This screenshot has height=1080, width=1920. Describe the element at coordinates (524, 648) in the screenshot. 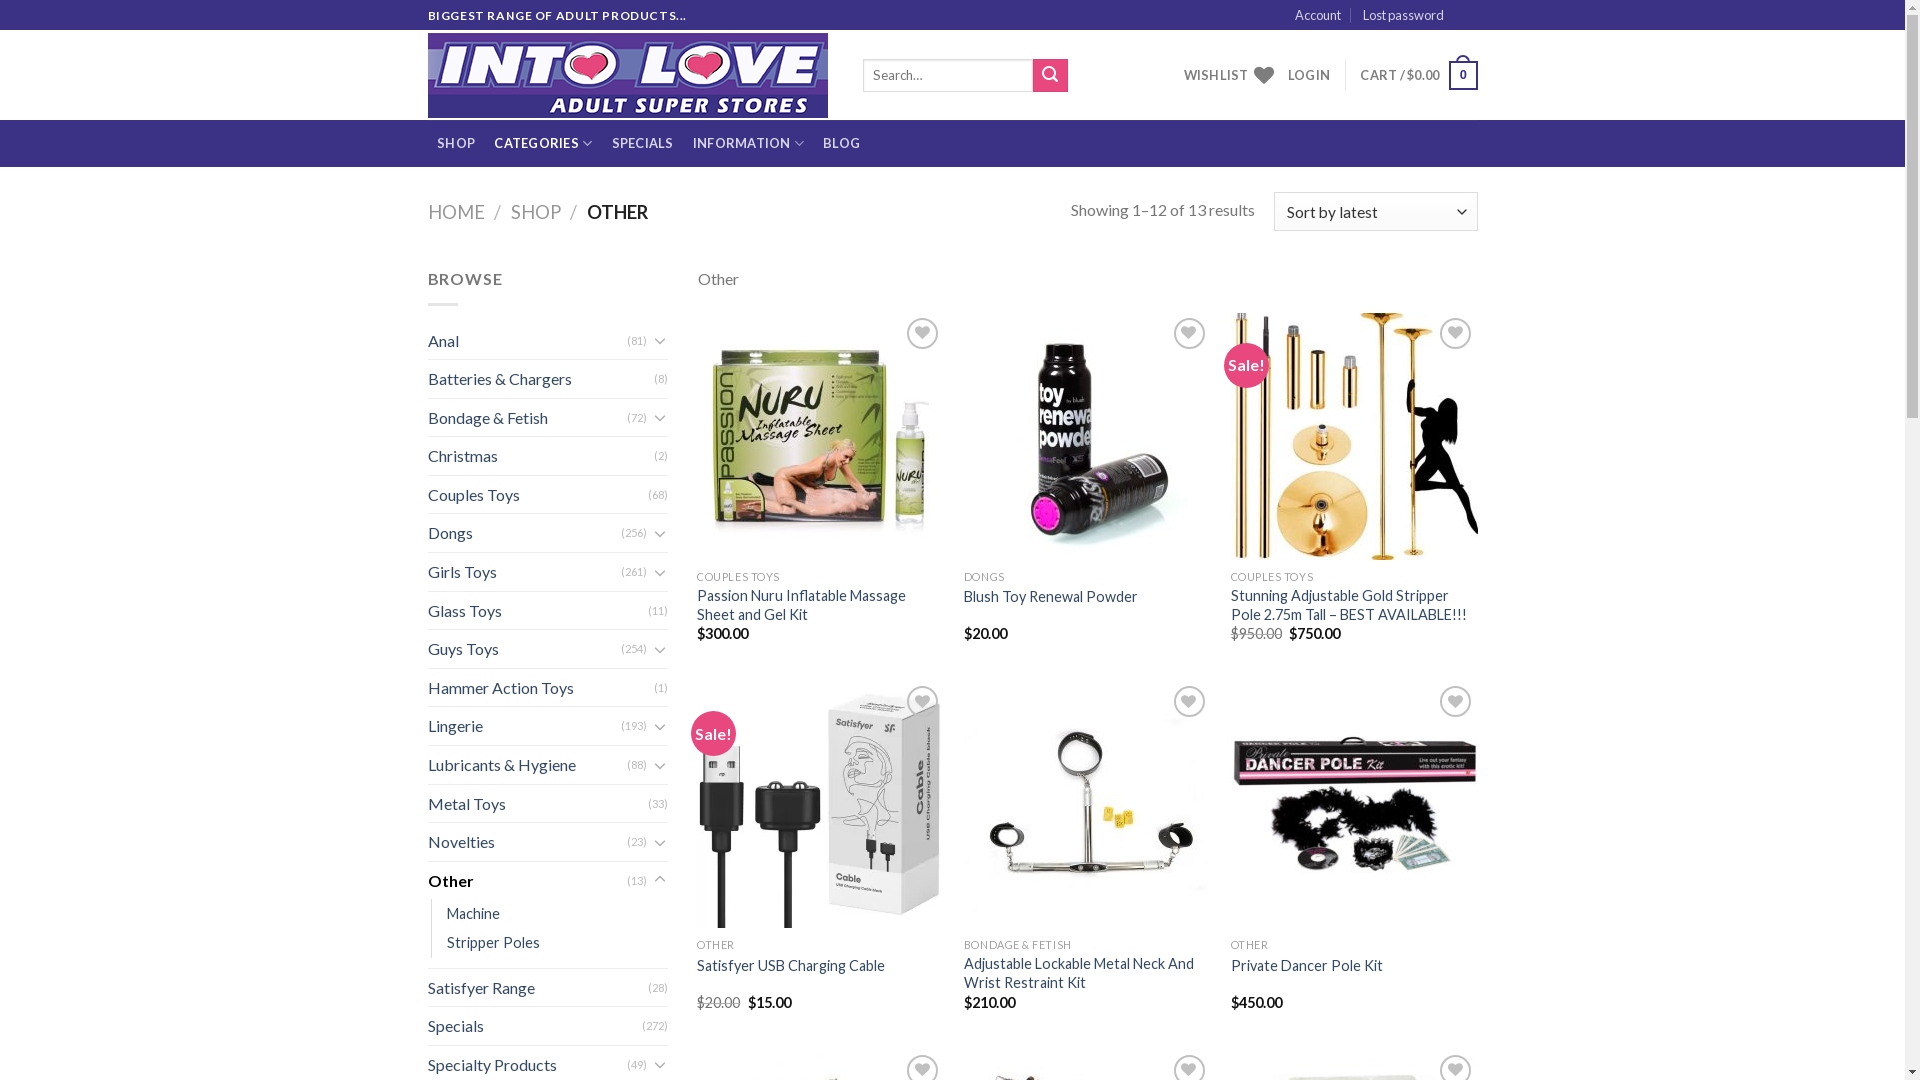

I see `'Guys Toys'` at that location.